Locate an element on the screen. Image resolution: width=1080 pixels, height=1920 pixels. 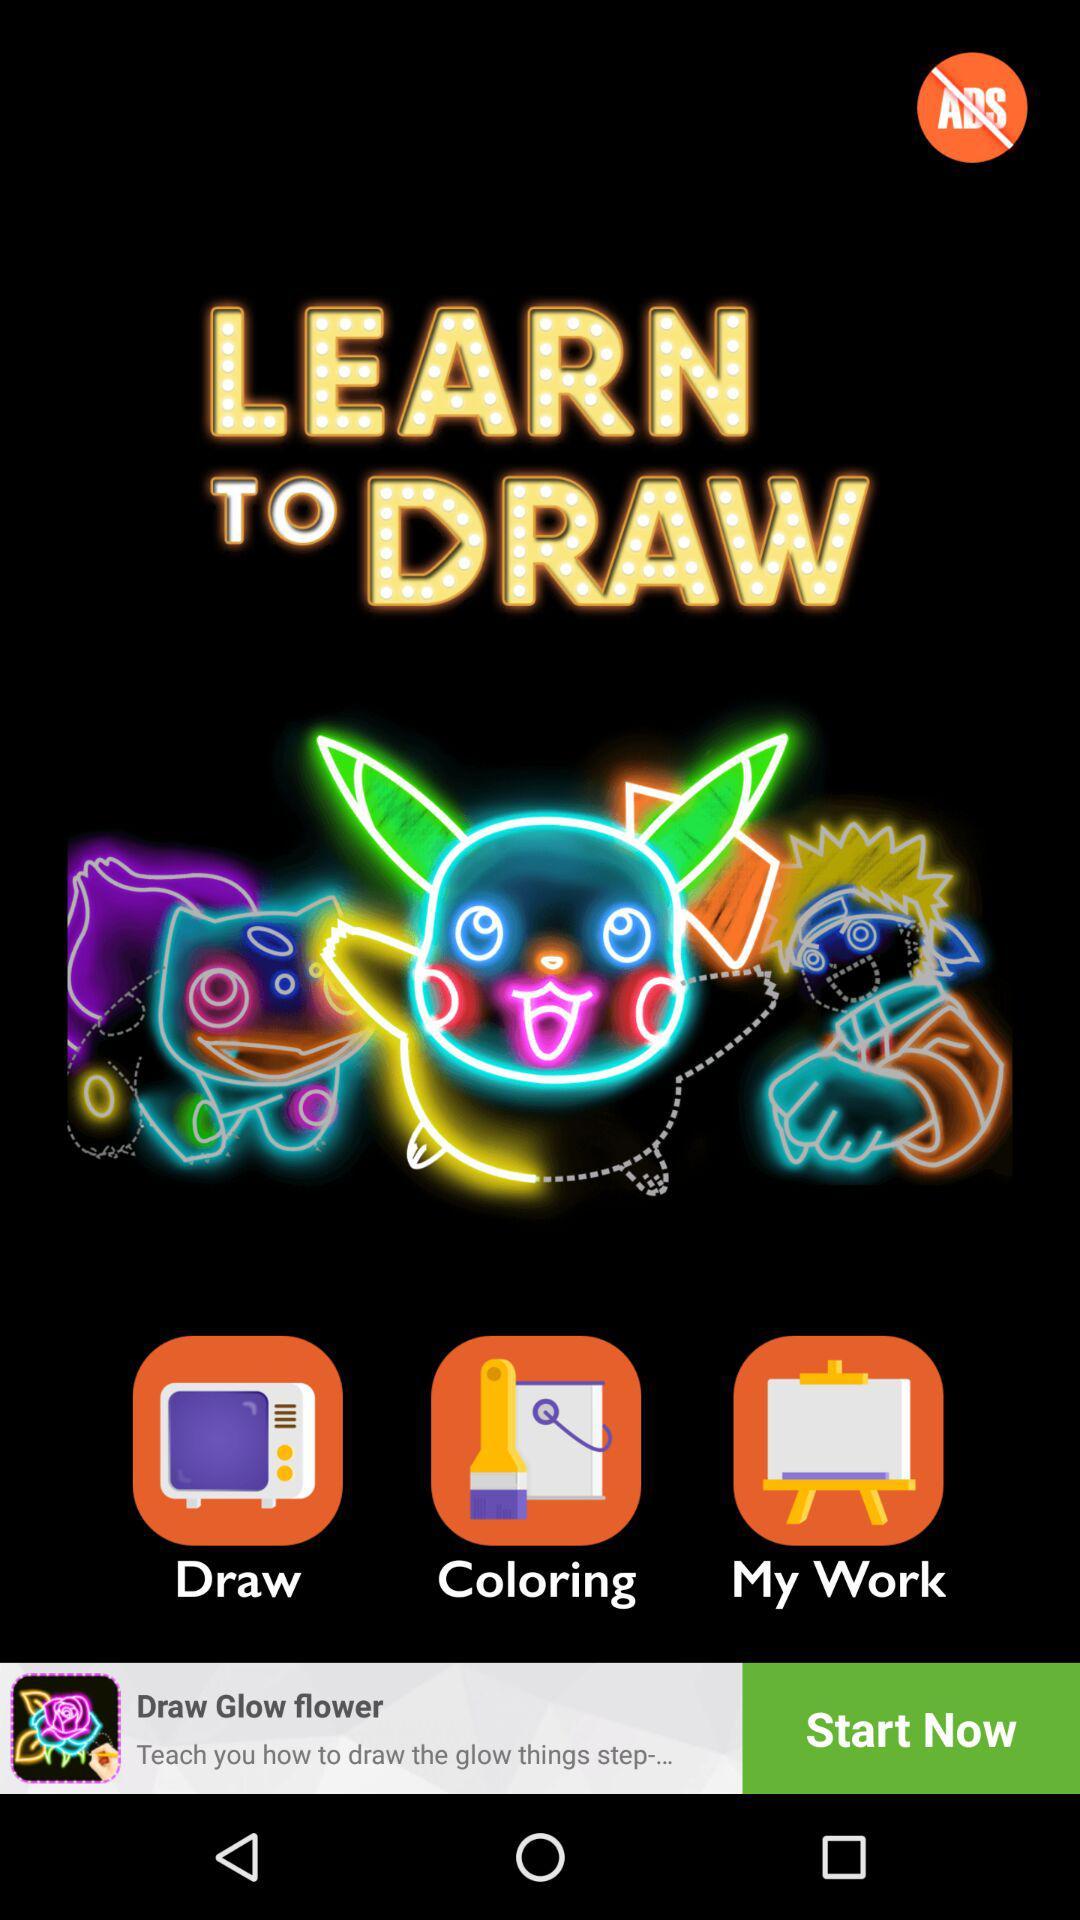
icon at the top right corner is located at coordinates (971, 106).